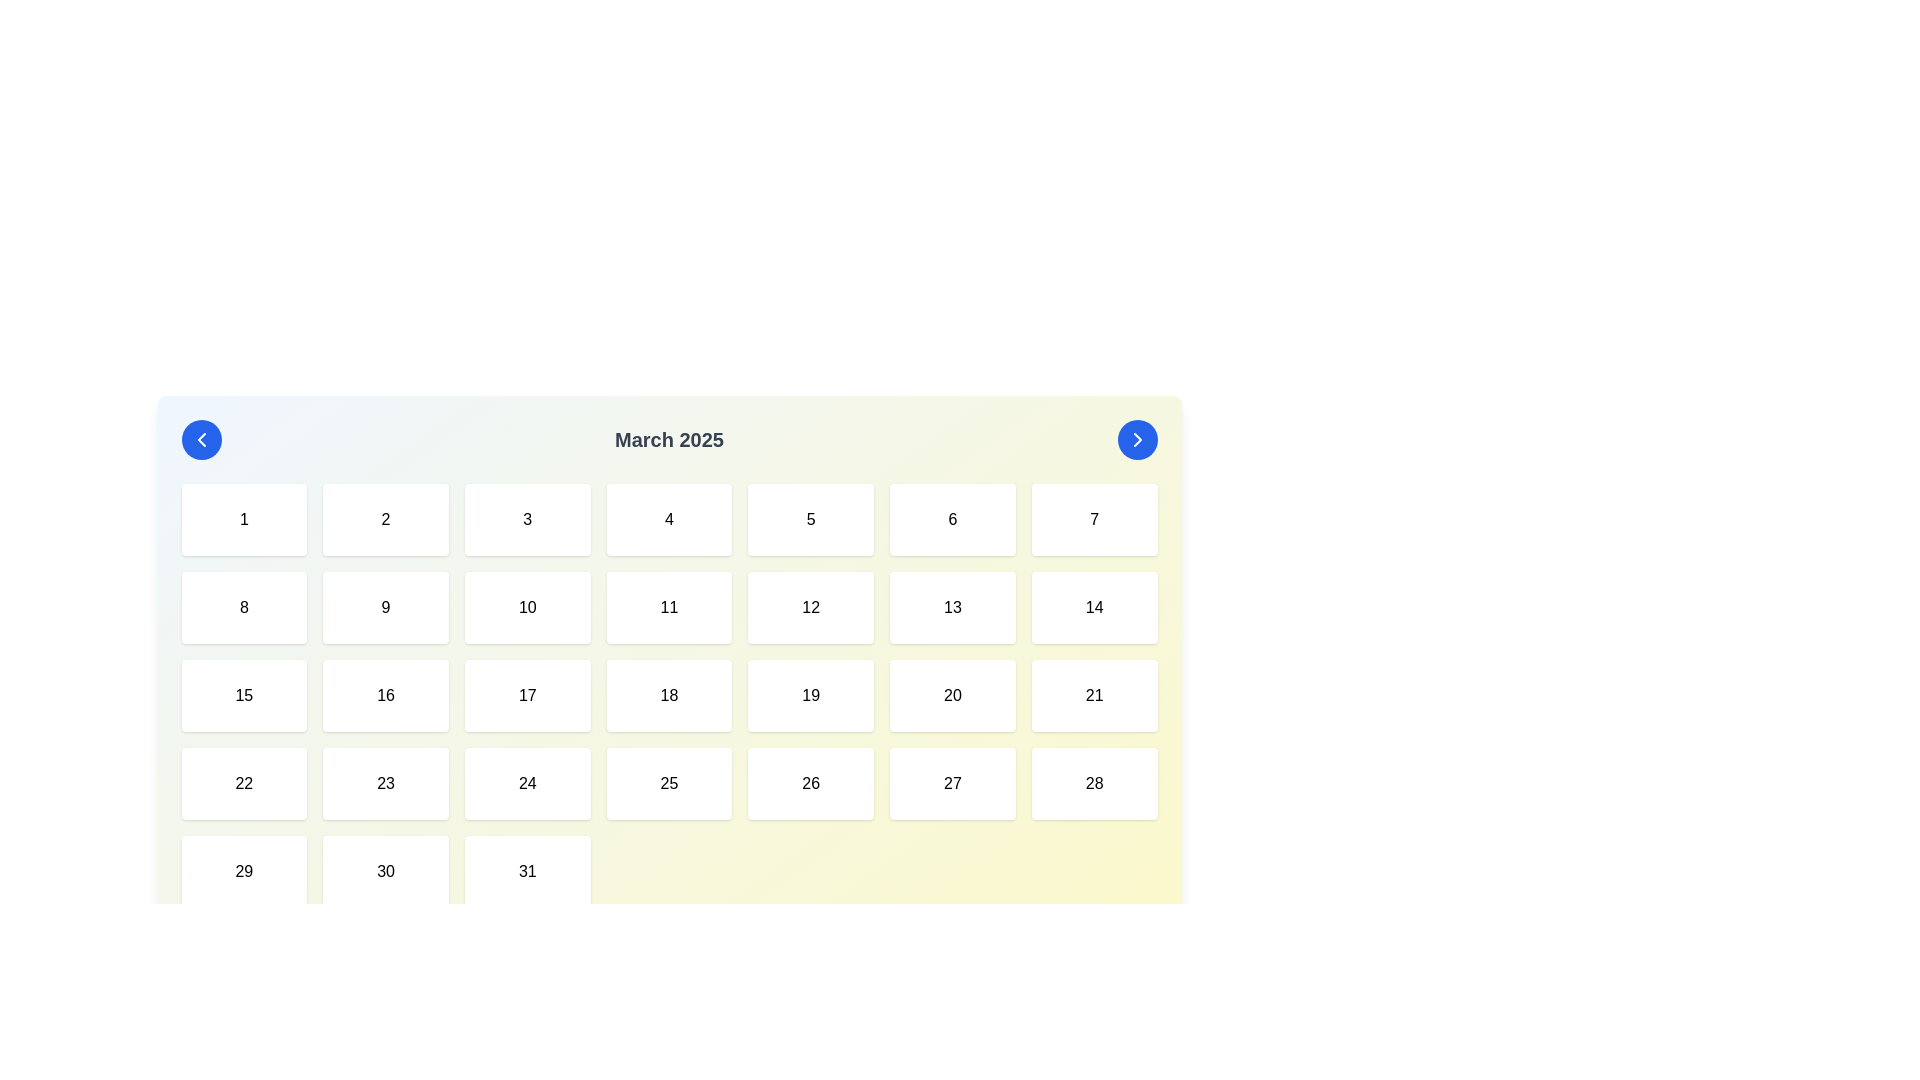 The width and height of the screenshot is (1920, 1080). I want to click on the clickable calendar day box representing the 7th day, located in the first row of the grid layout, adjacent to the '6' box on the left, so click(1093, 519).